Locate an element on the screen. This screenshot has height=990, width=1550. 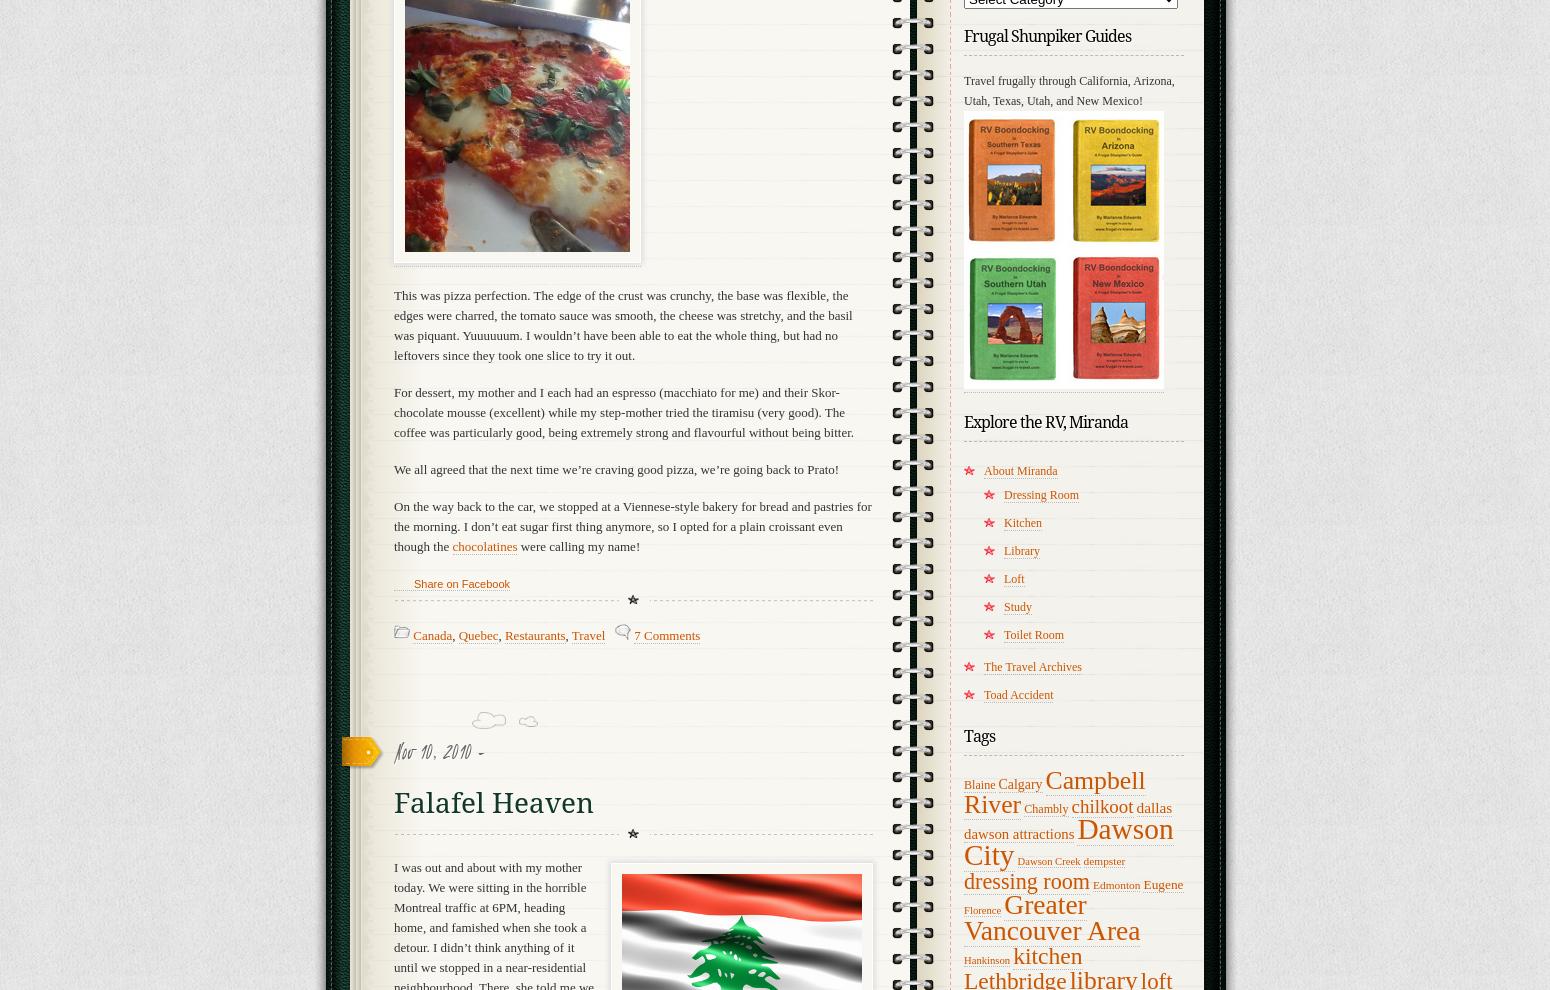
'7 Comments' is located at coordinates (665, 633).